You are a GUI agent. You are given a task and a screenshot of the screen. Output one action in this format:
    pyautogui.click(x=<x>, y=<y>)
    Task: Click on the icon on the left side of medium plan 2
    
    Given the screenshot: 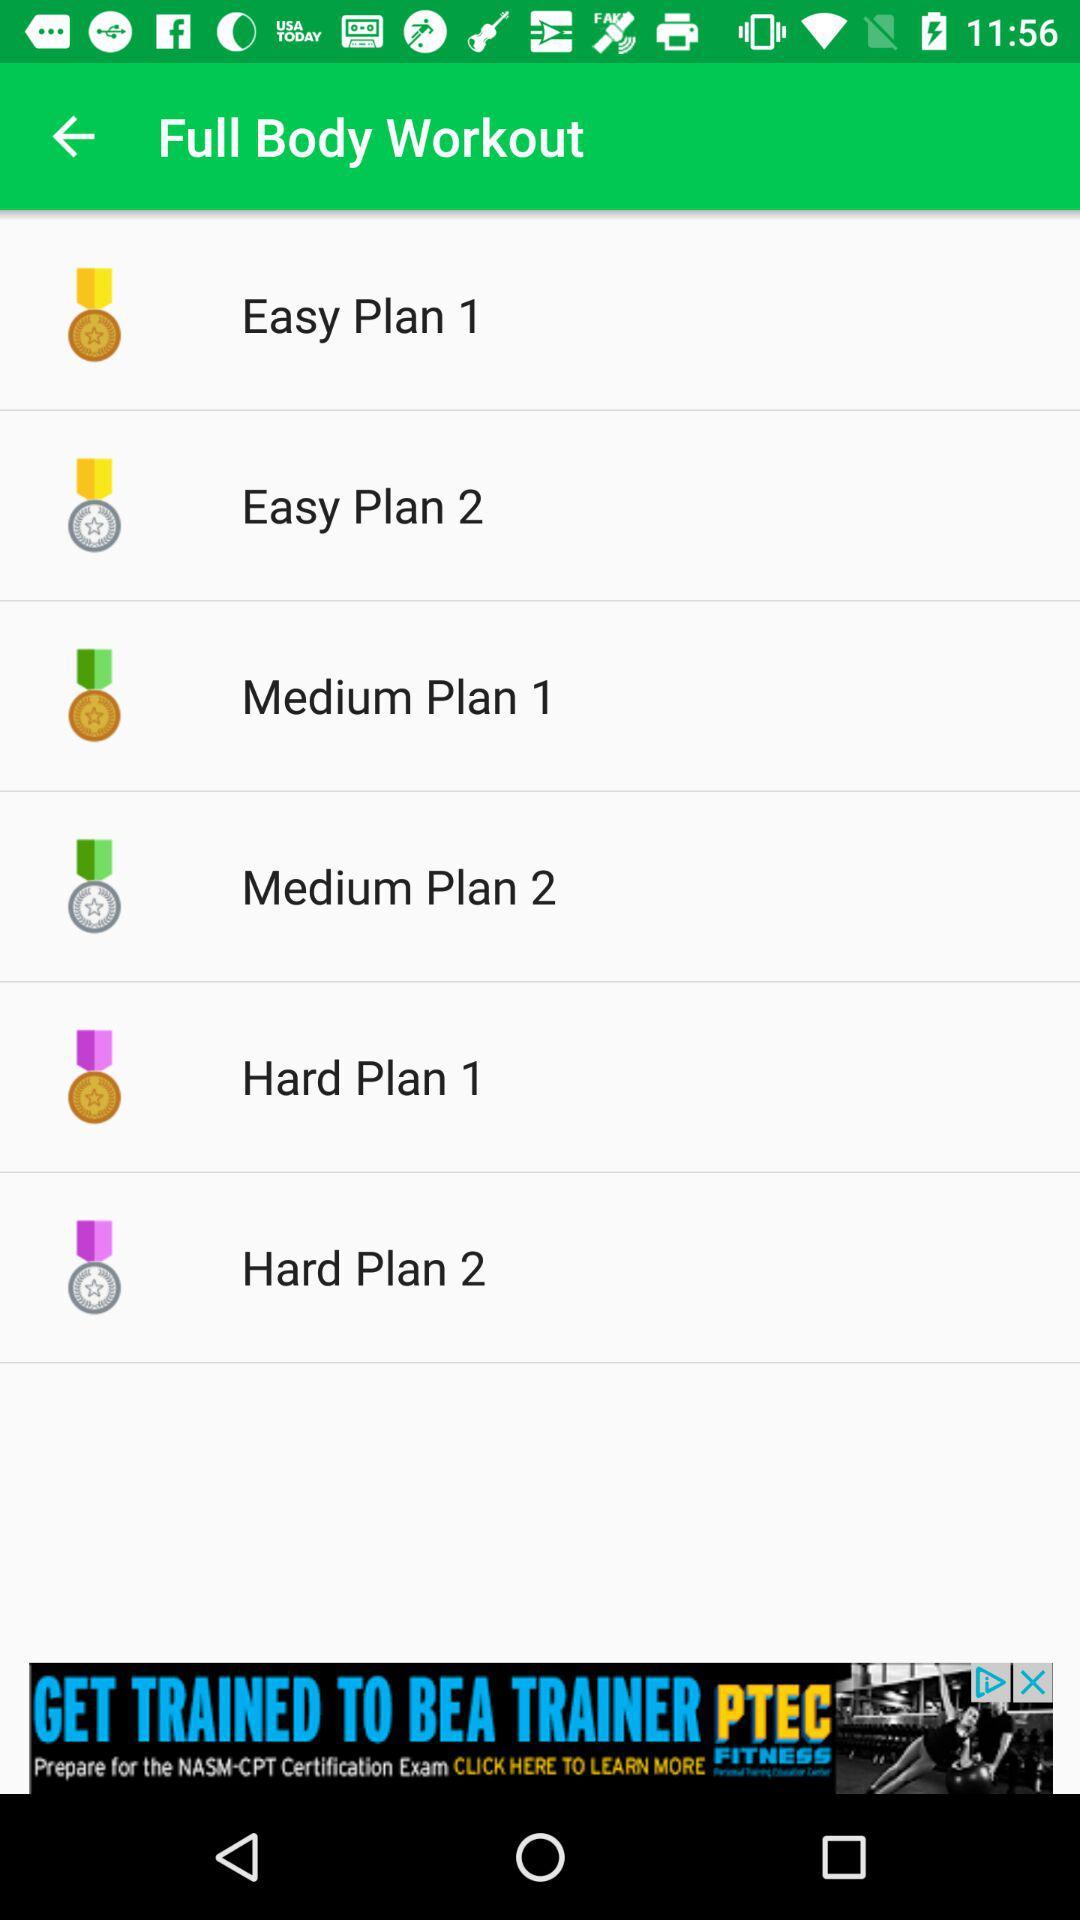 What is the action you would take?
    pyautogui.click(x=94, y=885)
    